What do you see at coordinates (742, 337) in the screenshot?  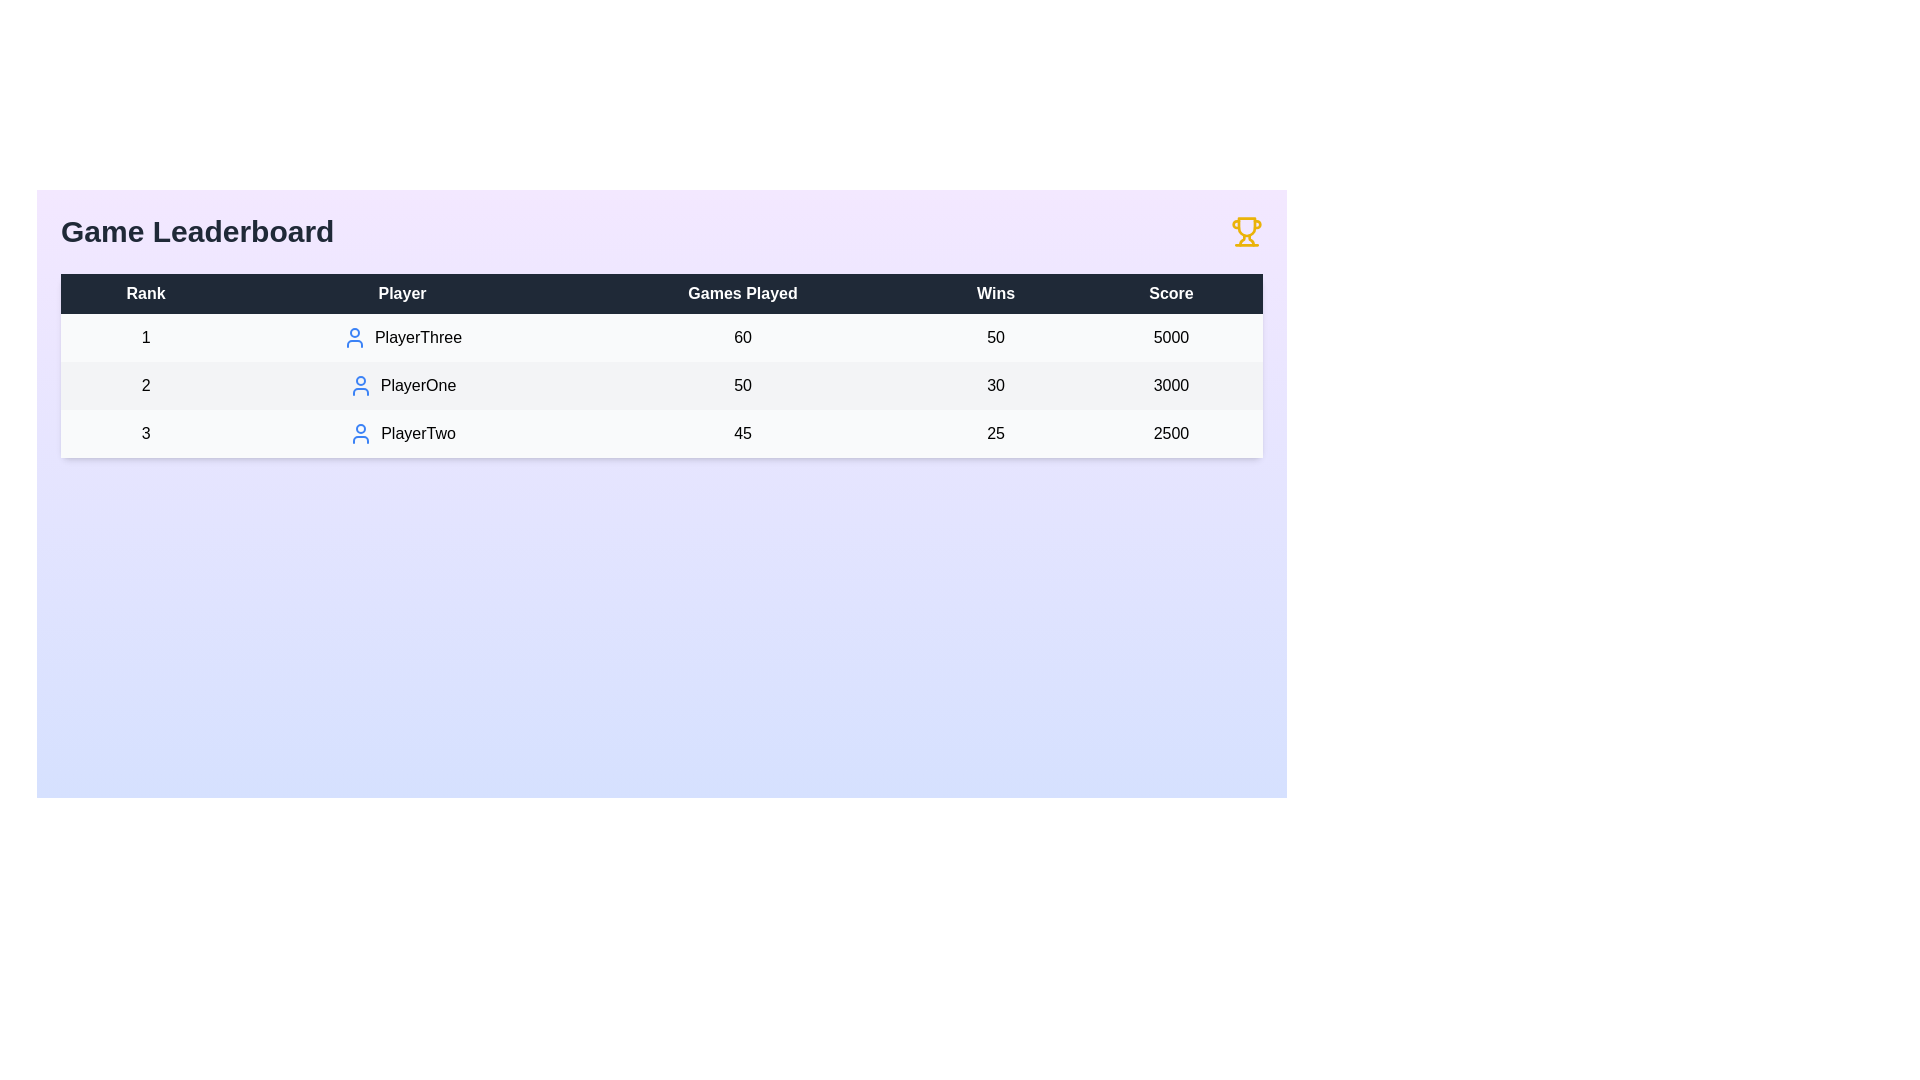 I see `the text displaying the number of games played by 'PlayerThree'` at bounding box center [742, 337].